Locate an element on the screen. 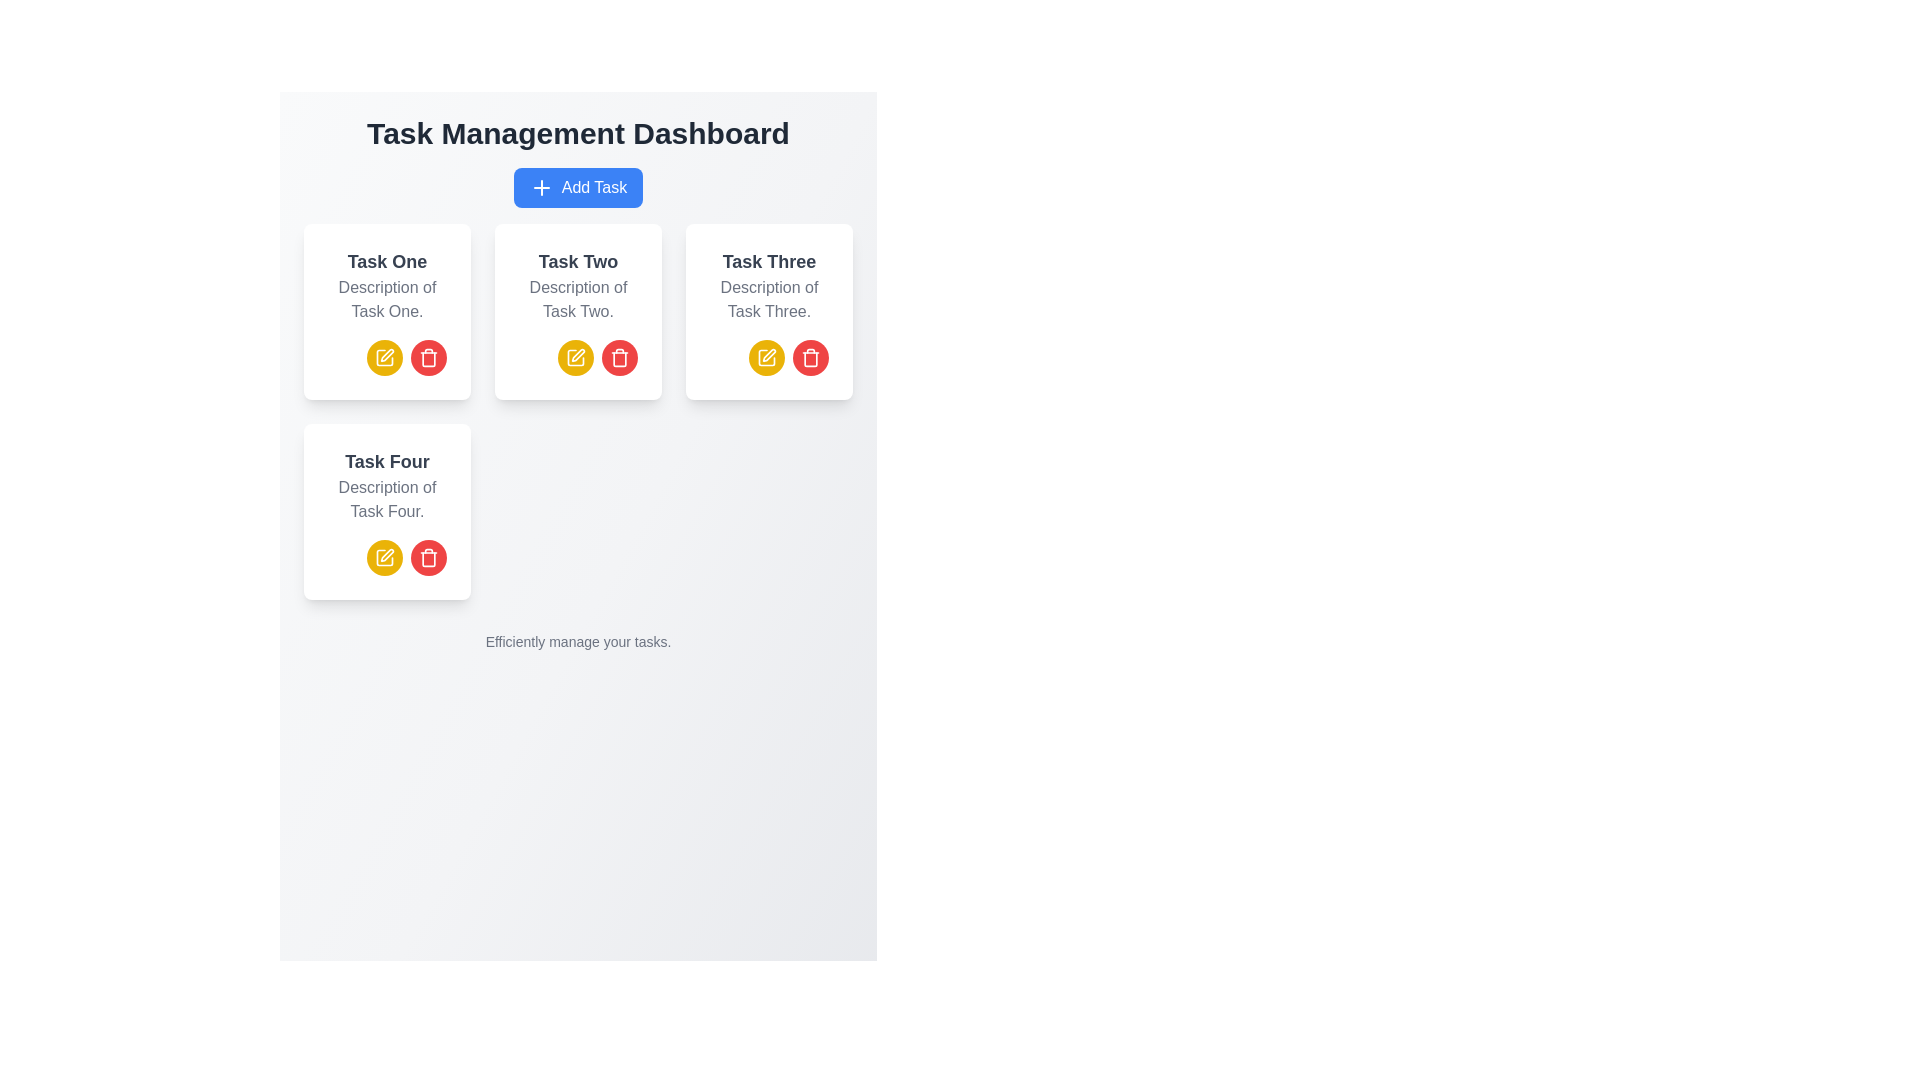 Image resolution: width=1920 pixels, height=1080 pixels. the informational text located below the header 'Task Two' in the second card of the top row is located at coordinates (577, 300).